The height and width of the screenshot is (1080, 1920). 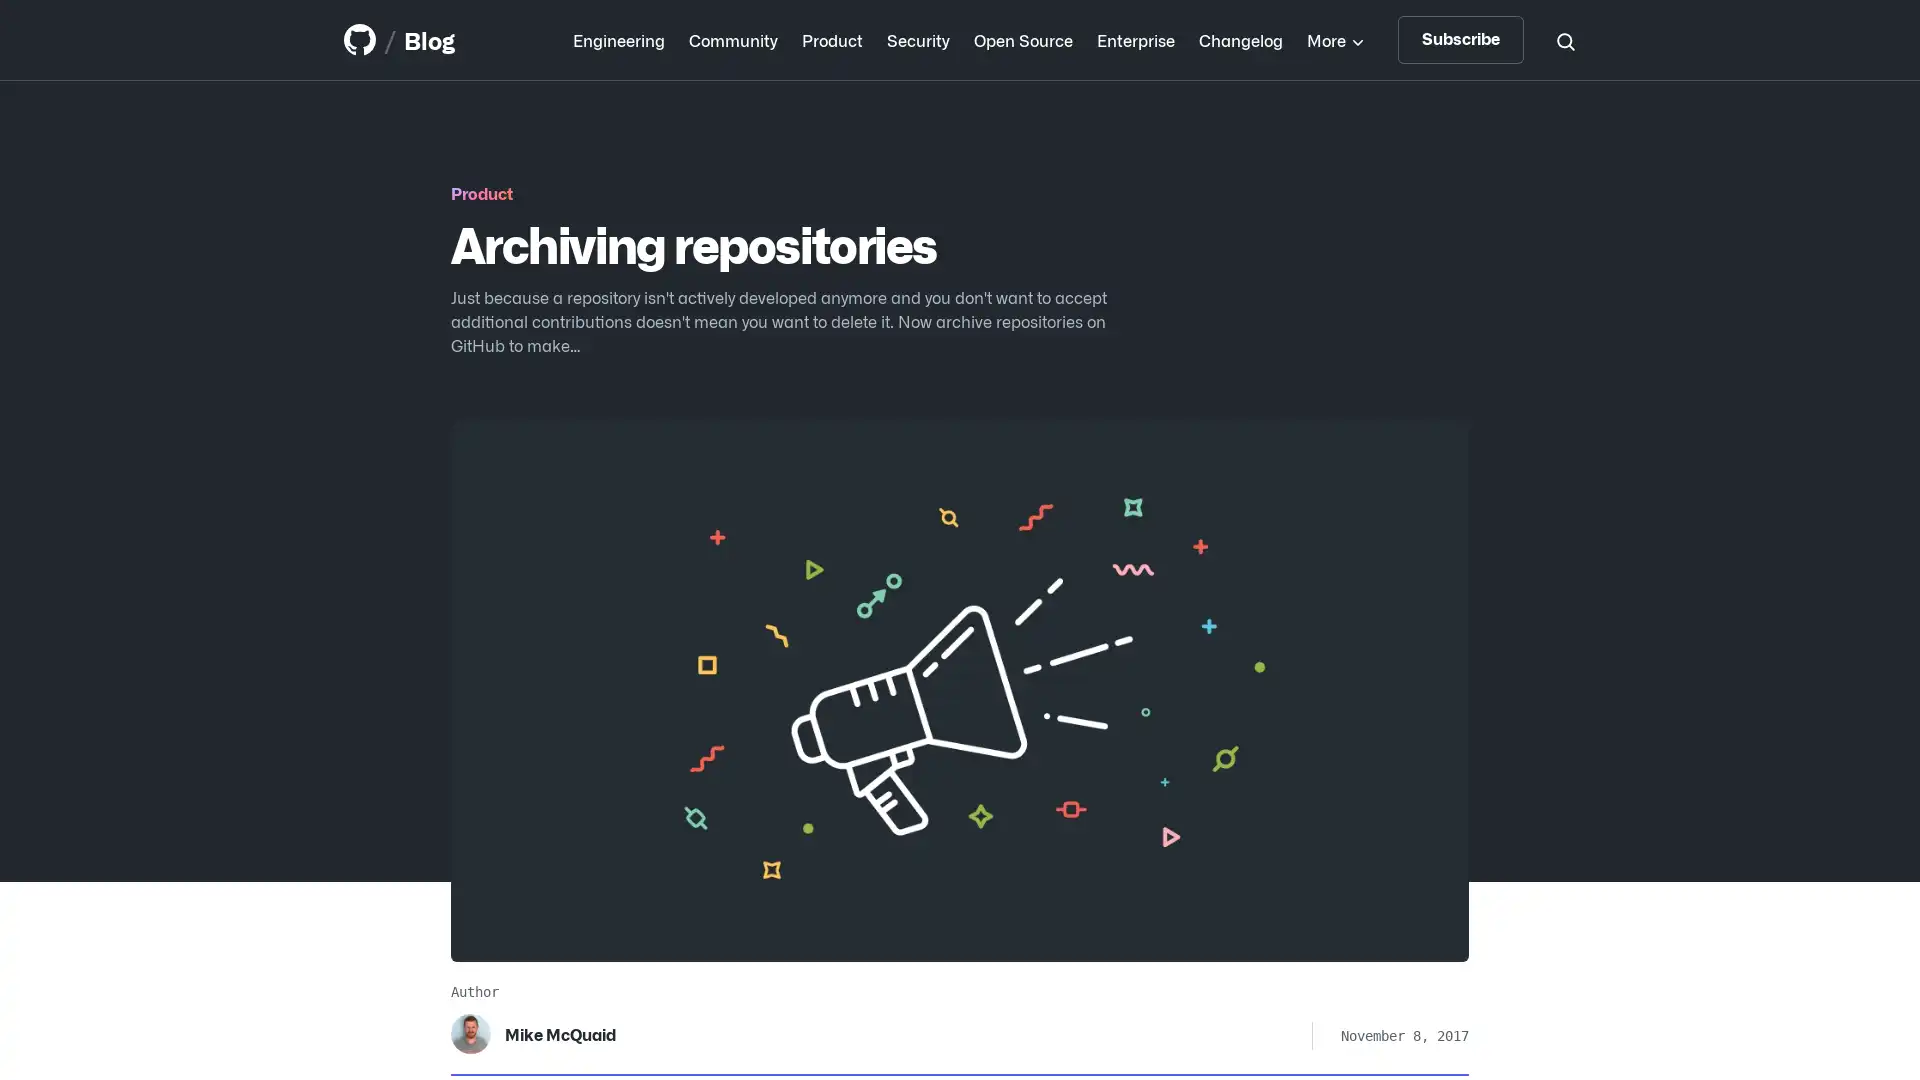 What do you see at coordinates (1564, 38) in the screenshot?
I see `Search toggle` at bounding box center [1564, 38].